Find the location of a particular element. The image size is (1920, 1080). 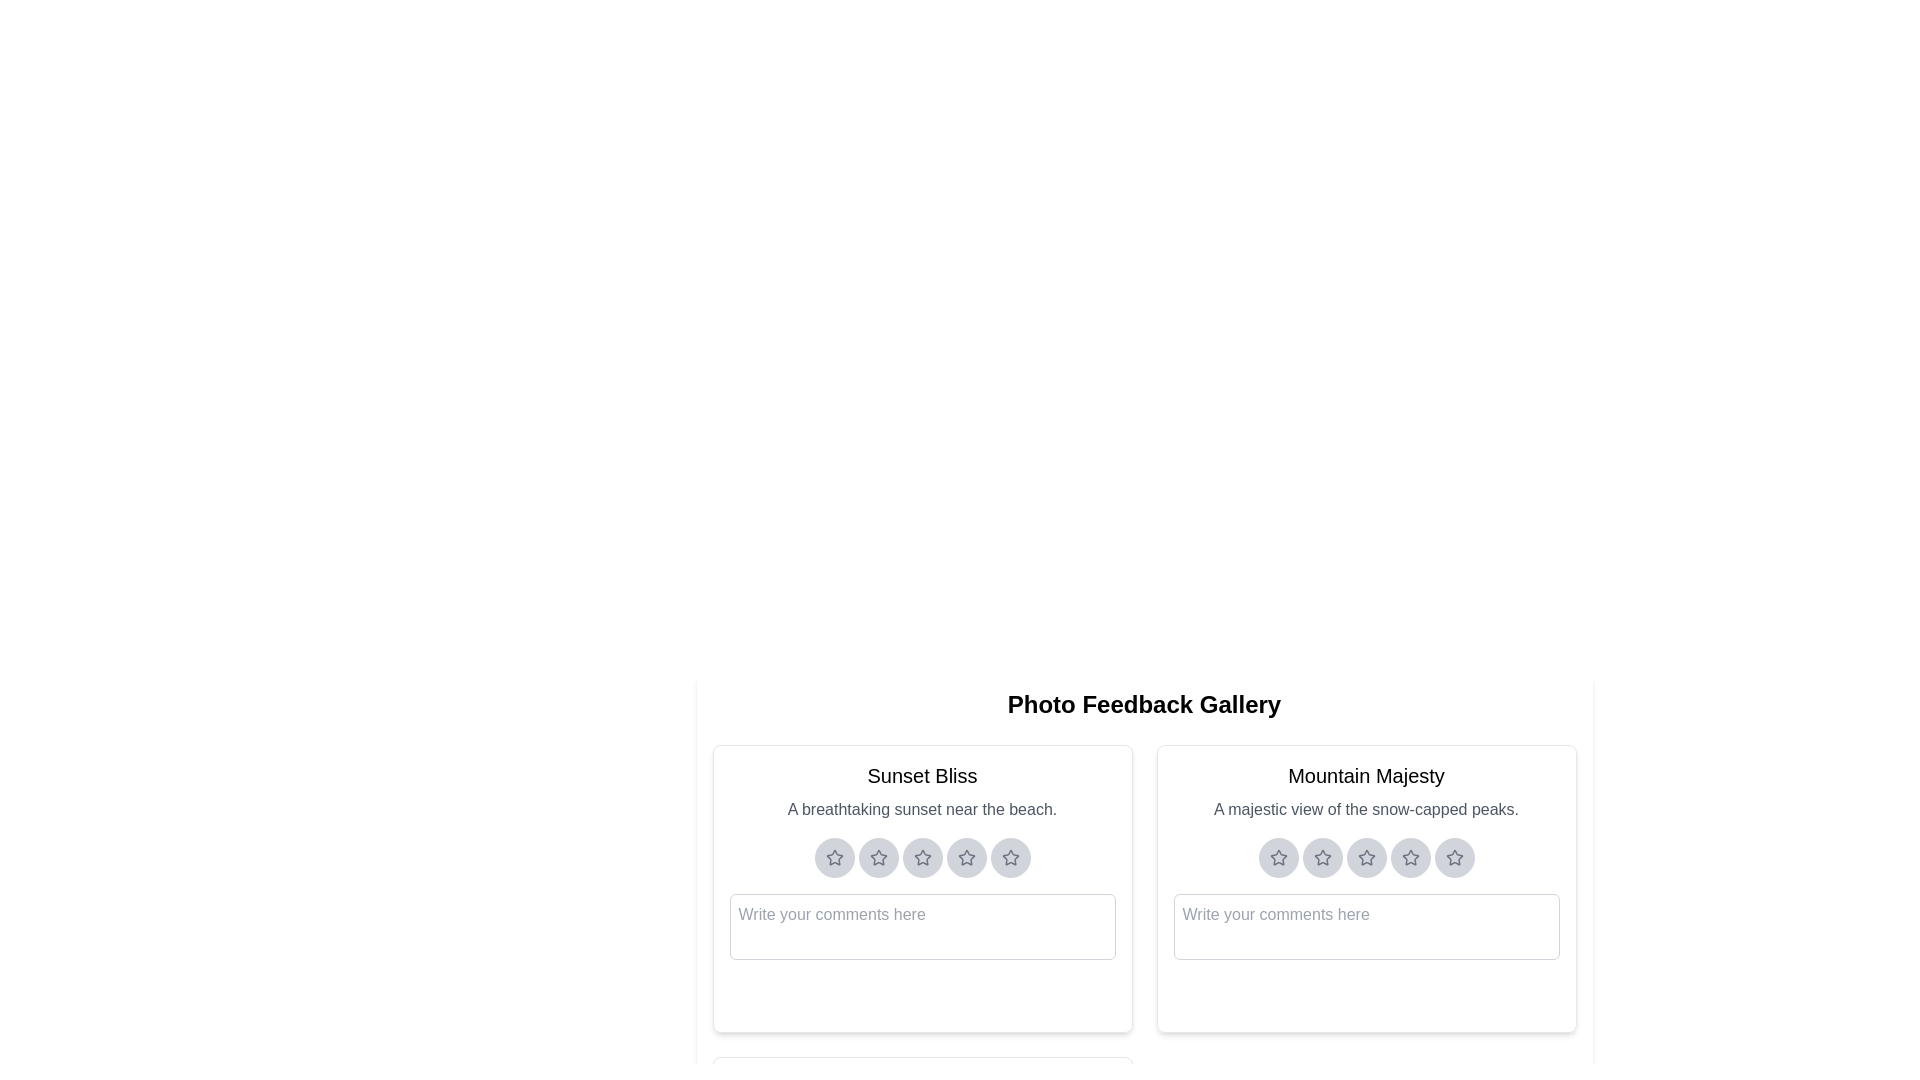

the third star icon in the rating system below the 'Sunset Bliss' heading is located at coordinates (921, 856).